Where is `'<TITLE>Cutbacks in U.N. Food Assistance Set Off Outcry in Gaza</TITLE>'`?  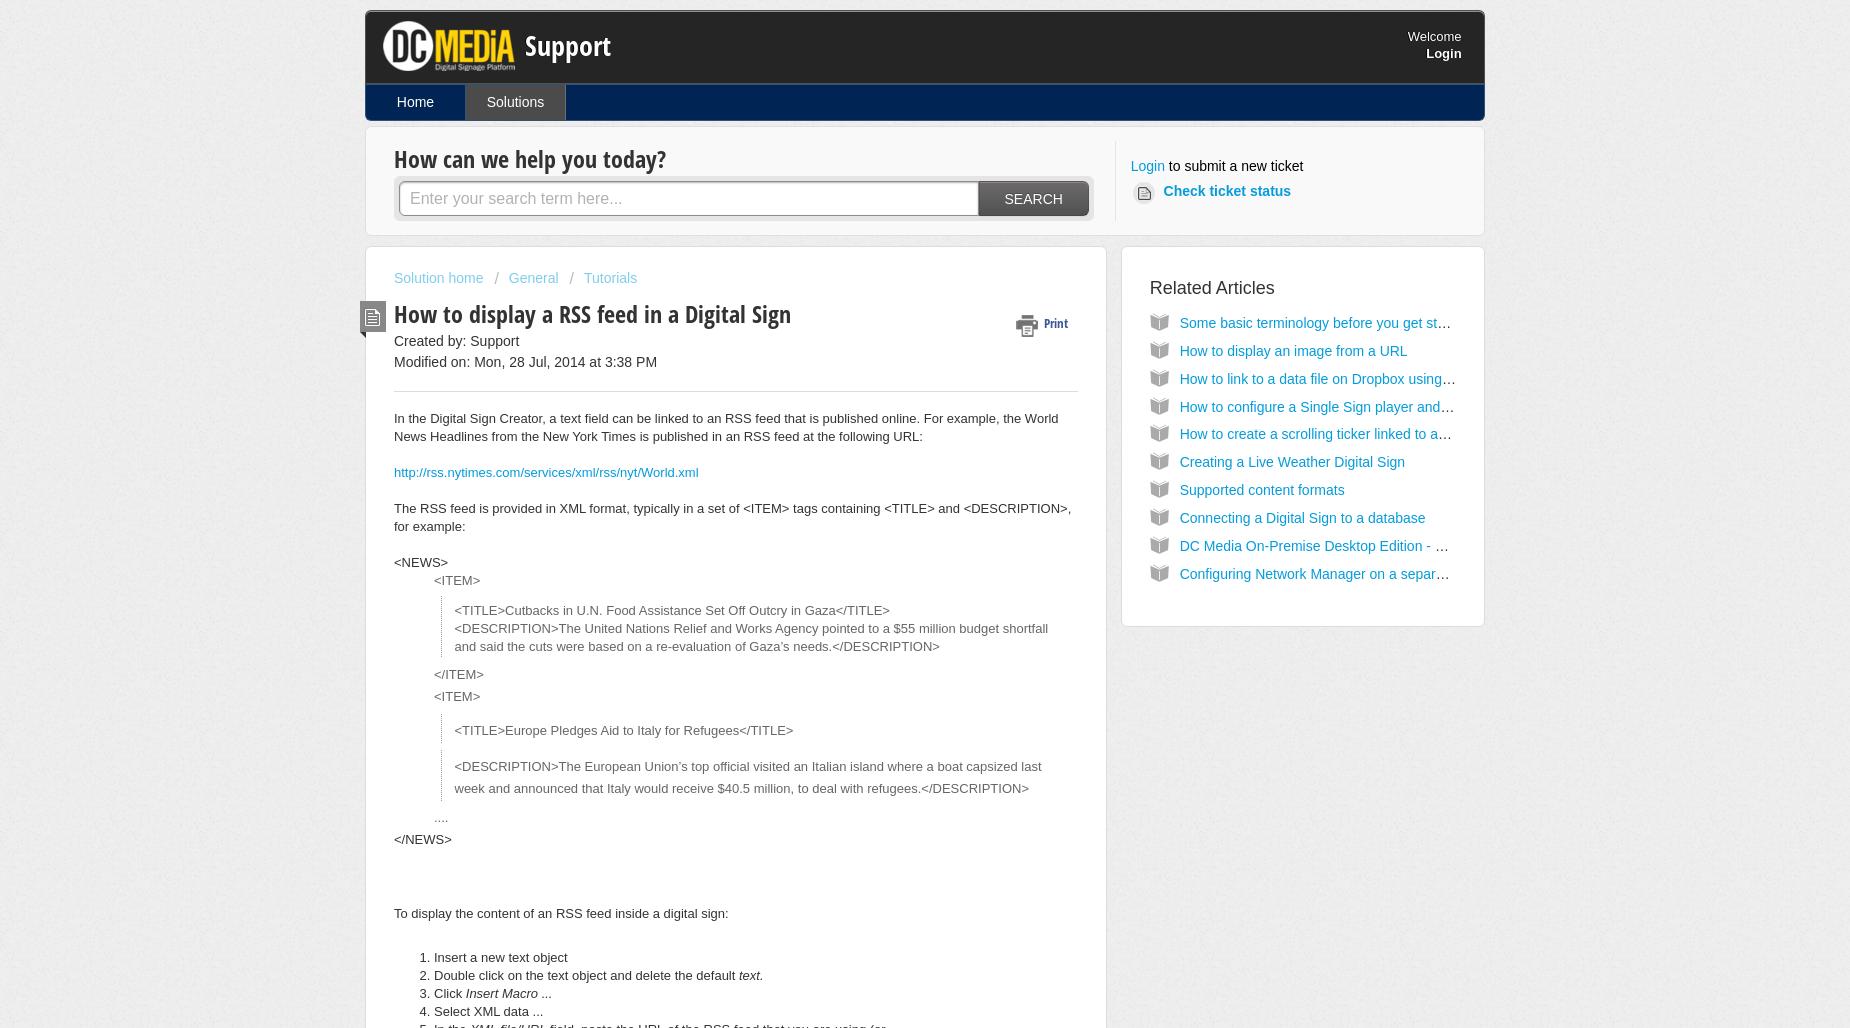
'<TITLE>Cutbacks in U.N. Food Assistance Set Off Outcry in Gaza</TITLE>' is located at coordinates (452, 609).